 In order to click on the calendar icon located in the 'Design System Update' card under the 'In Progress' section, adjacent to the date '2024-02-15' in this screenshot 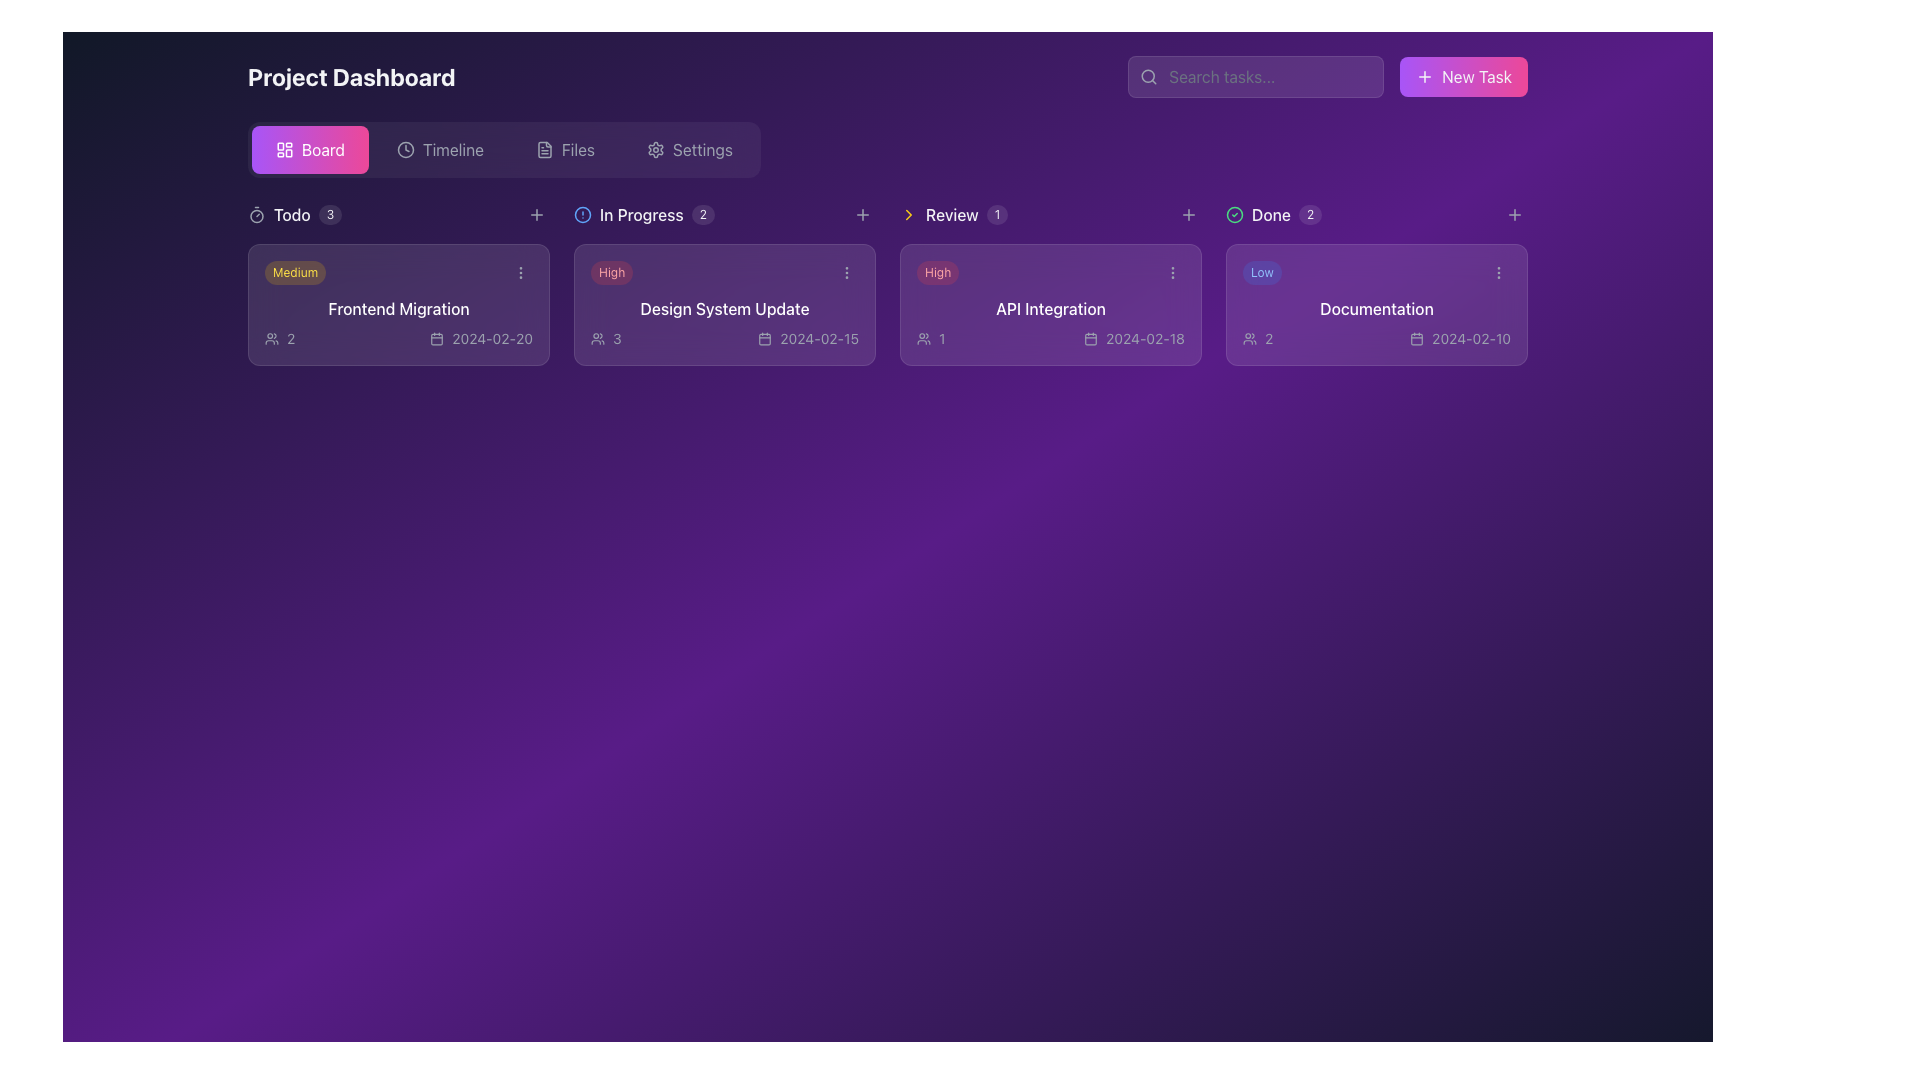, I will do `click(764, 338)`.